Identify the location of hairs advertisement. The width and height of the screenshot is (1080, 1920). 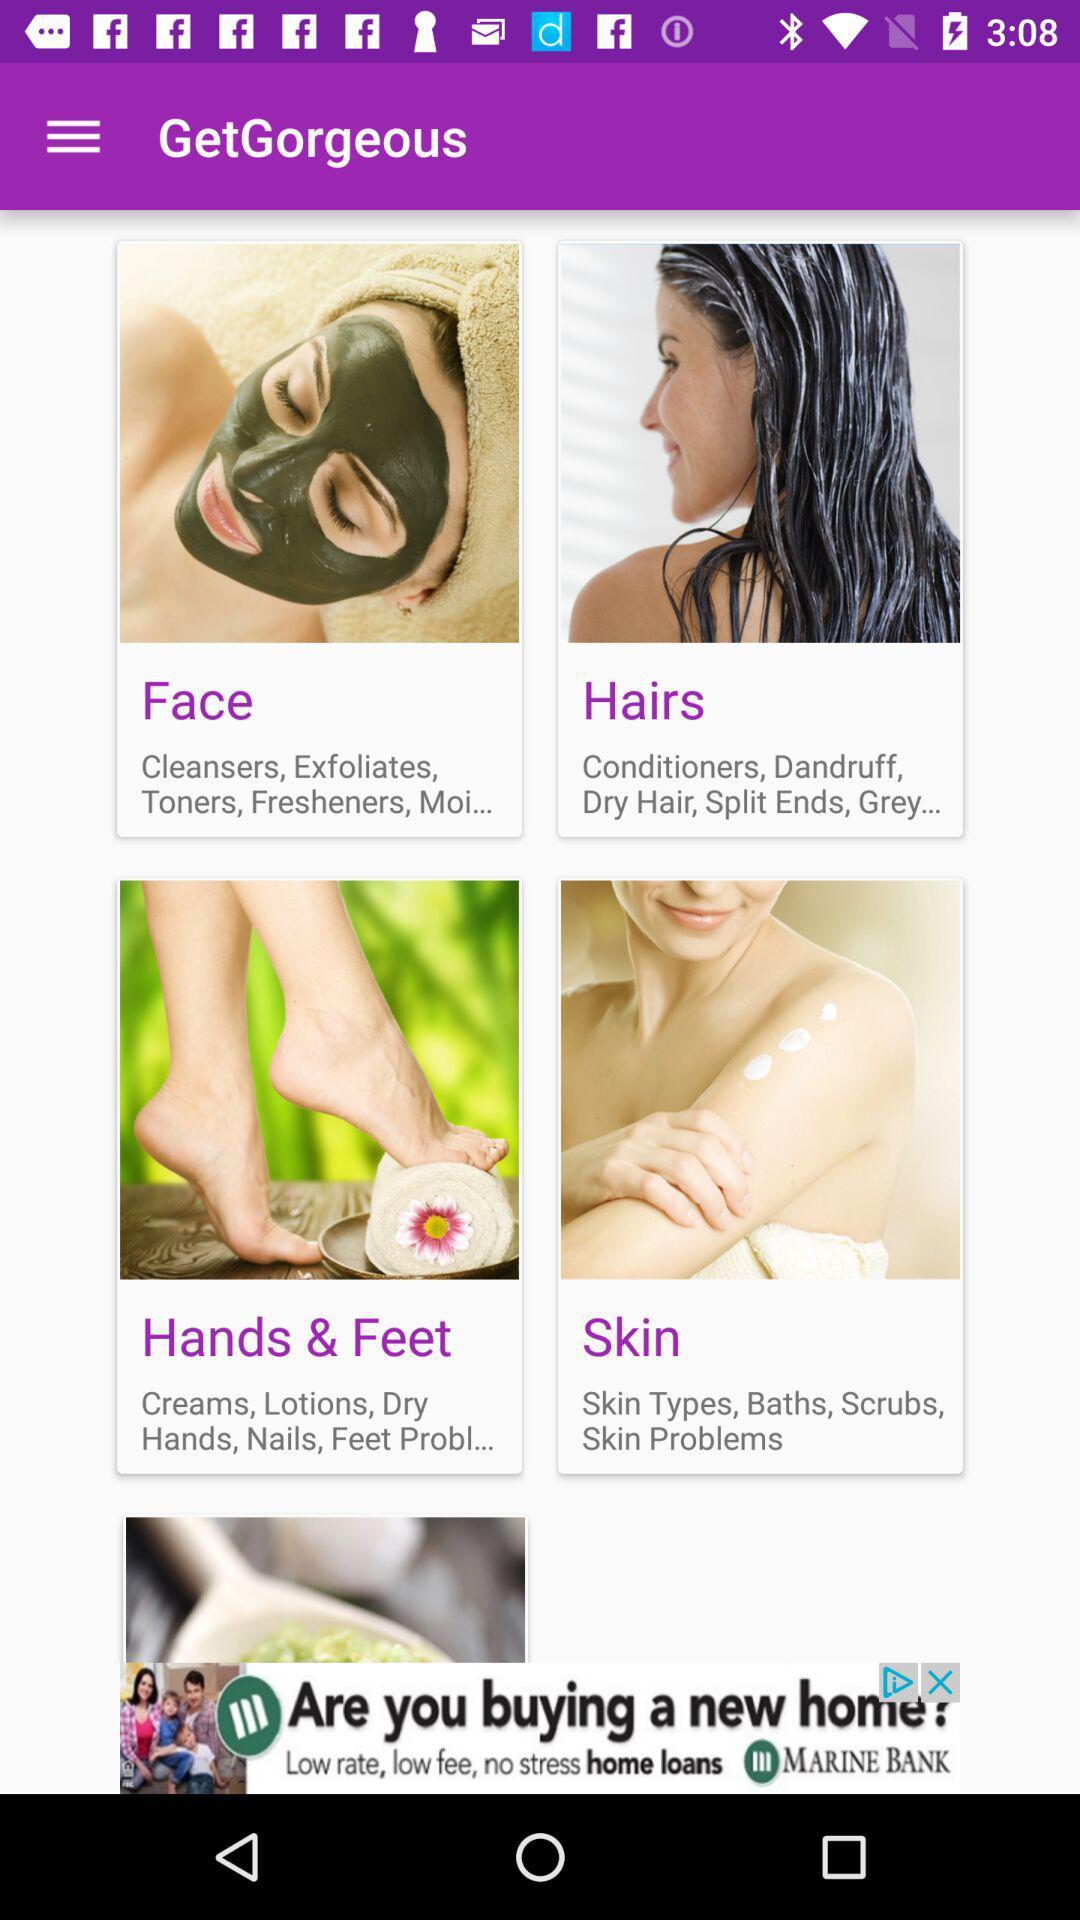
(760, 538).